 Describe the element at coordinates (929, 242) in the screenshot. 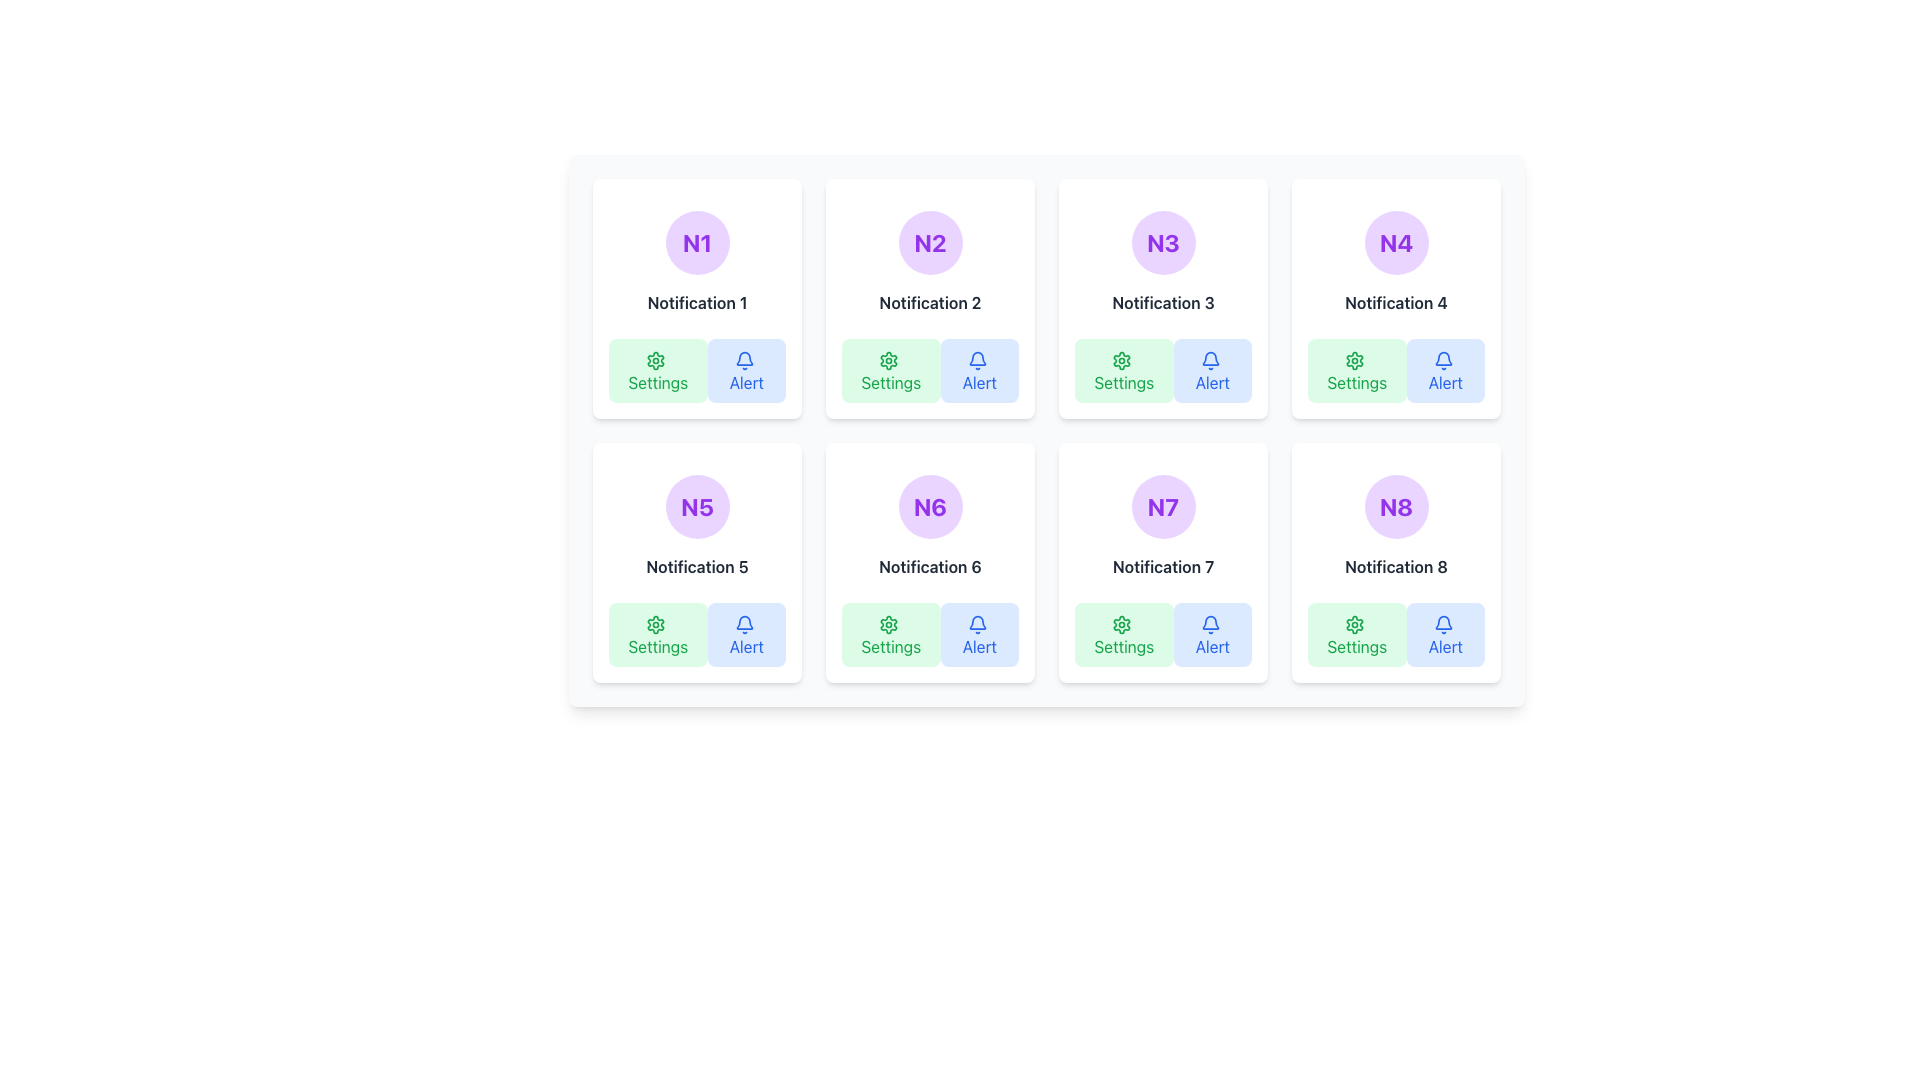

I see `the round button labeled 'N2' with bold purple text on a light purple background, located at the top-center of the 'Notification 2' card` at that location.